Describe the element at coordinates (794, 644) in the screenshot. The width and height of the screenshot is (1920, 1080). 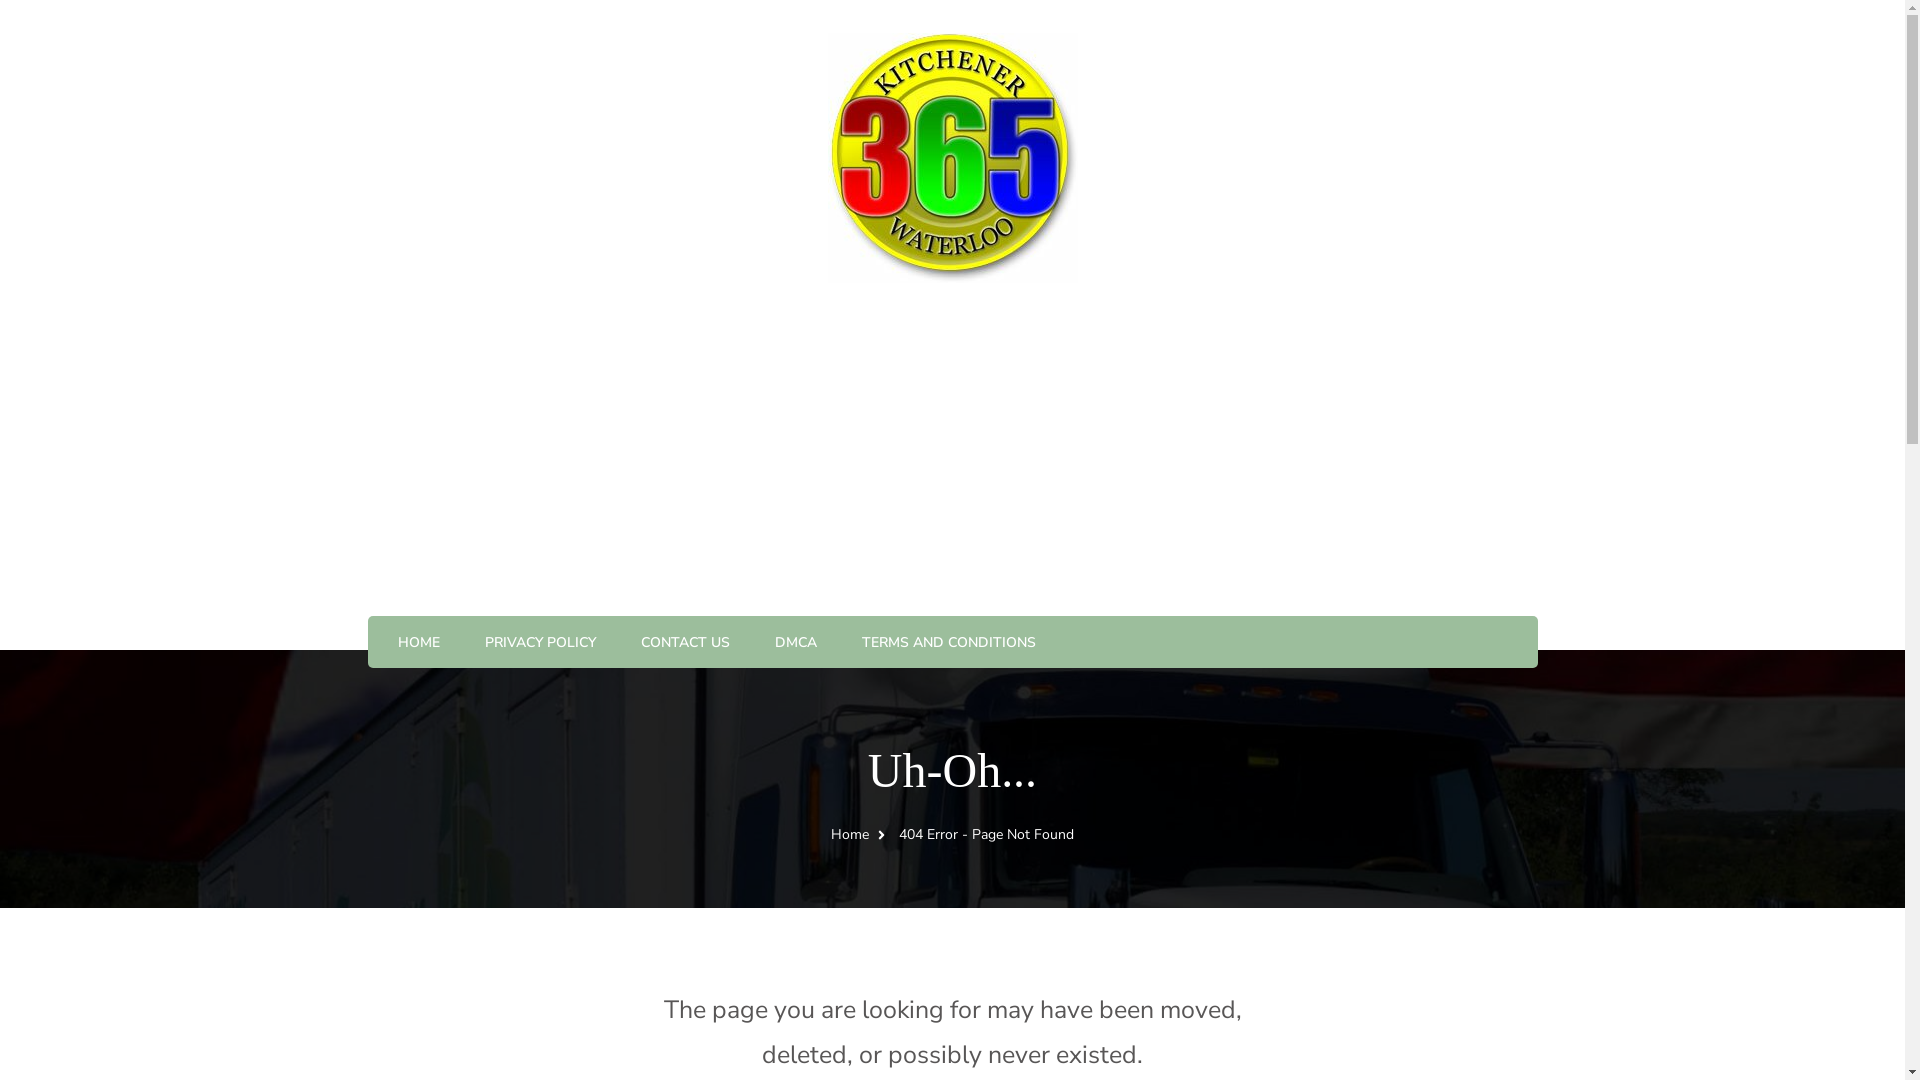
I see `'DMCA'` at that location.